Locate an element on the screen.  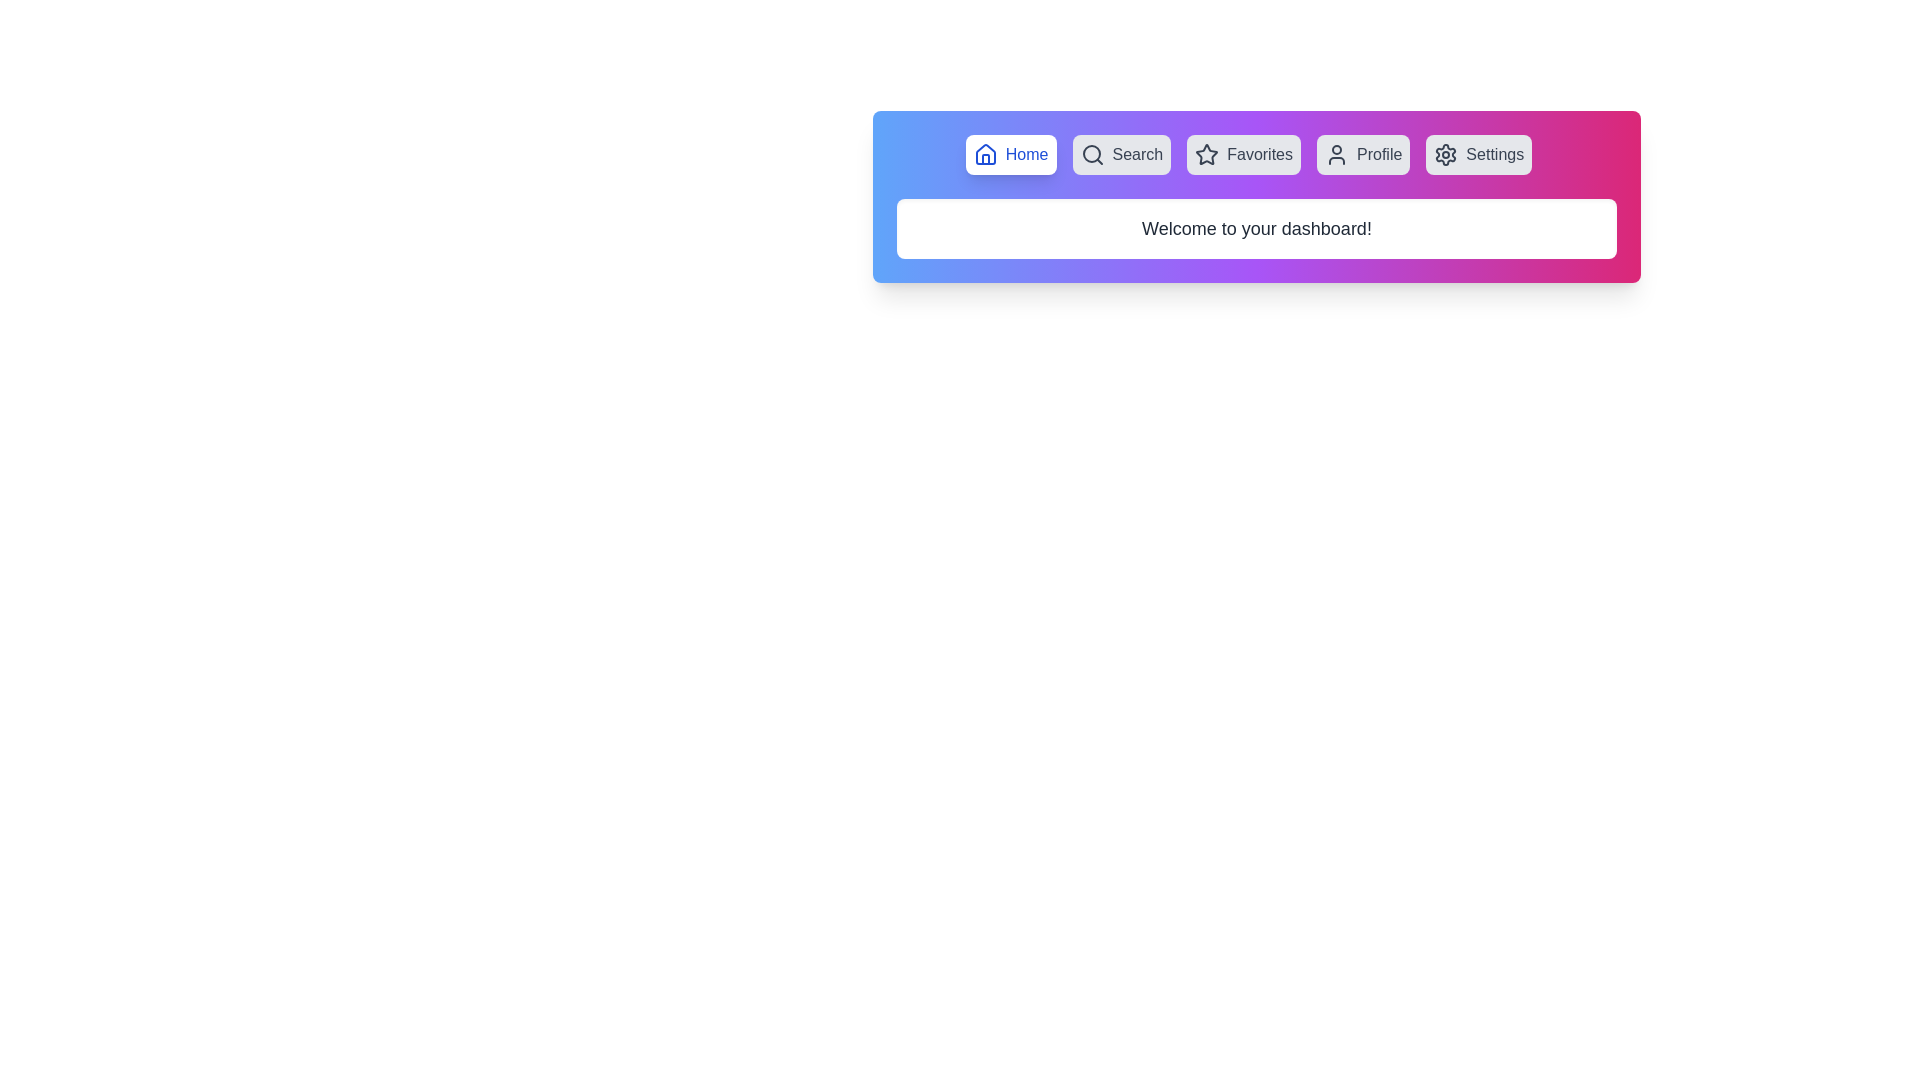
the profile navigation button located in the top right navigation bar to trigger visual feedback is located at coordinates (1362, 153).